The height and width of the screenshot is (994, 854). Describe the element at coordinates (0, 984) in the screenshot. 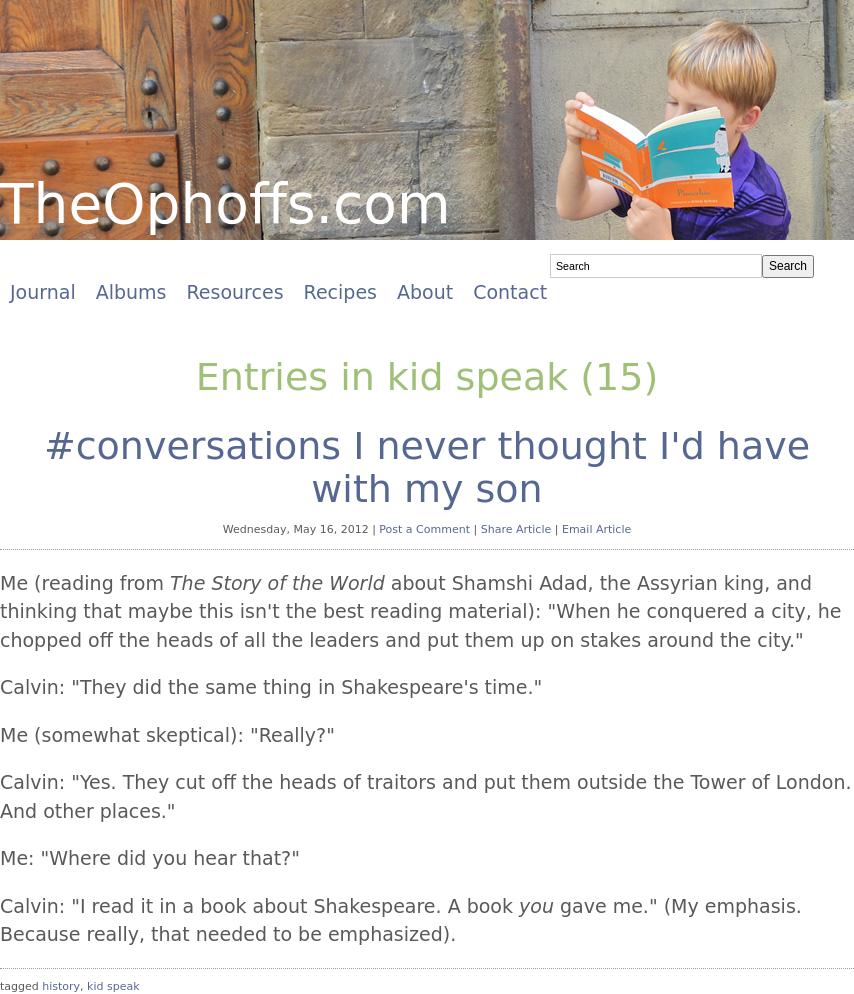

I see `'tagged'` at that location.